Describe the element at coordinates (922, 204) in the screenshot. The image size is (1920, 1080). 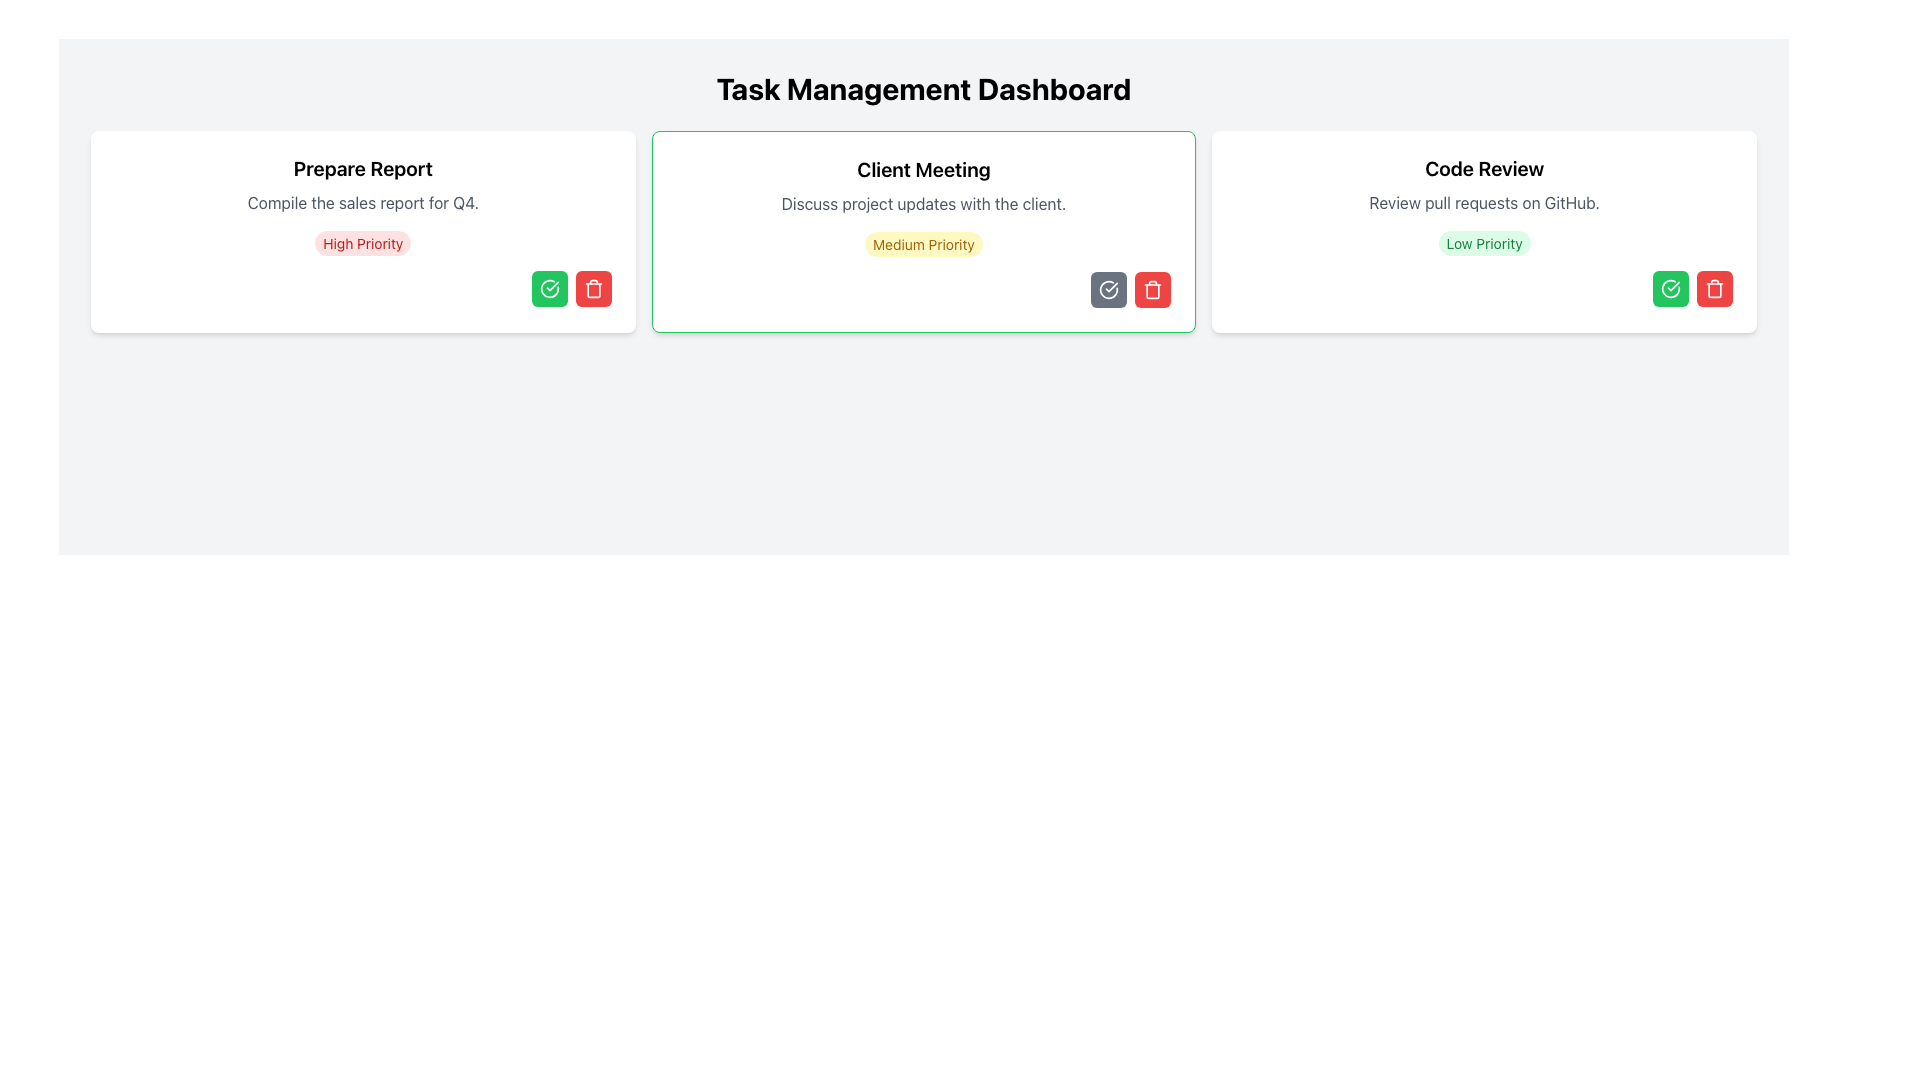
I see `the static text element that provides a description of the 'Client Meeting' task, located within the second task card in the Task Management Dashboard` at that location.